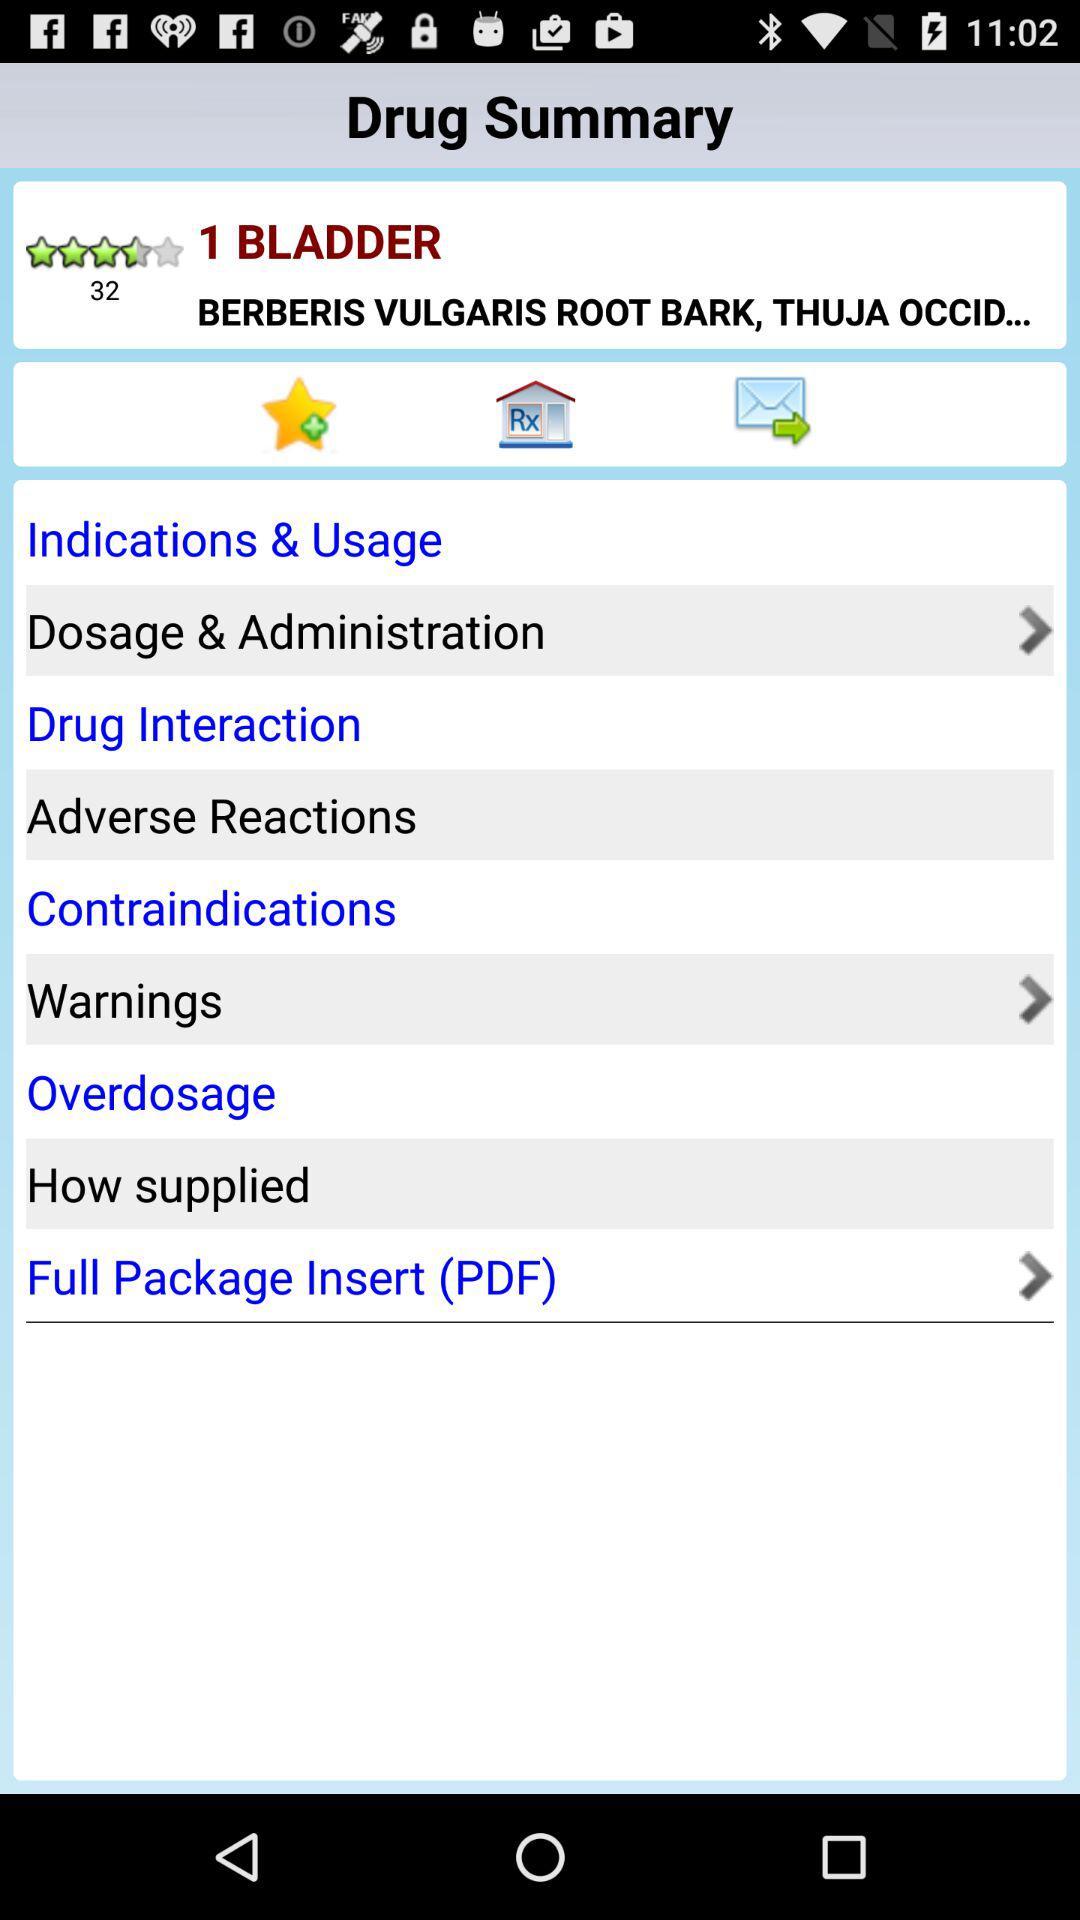 Image resolution: width=1080 pixels, height=1920 pixels. I want to click on the drug interaction item, so click(532, 721).